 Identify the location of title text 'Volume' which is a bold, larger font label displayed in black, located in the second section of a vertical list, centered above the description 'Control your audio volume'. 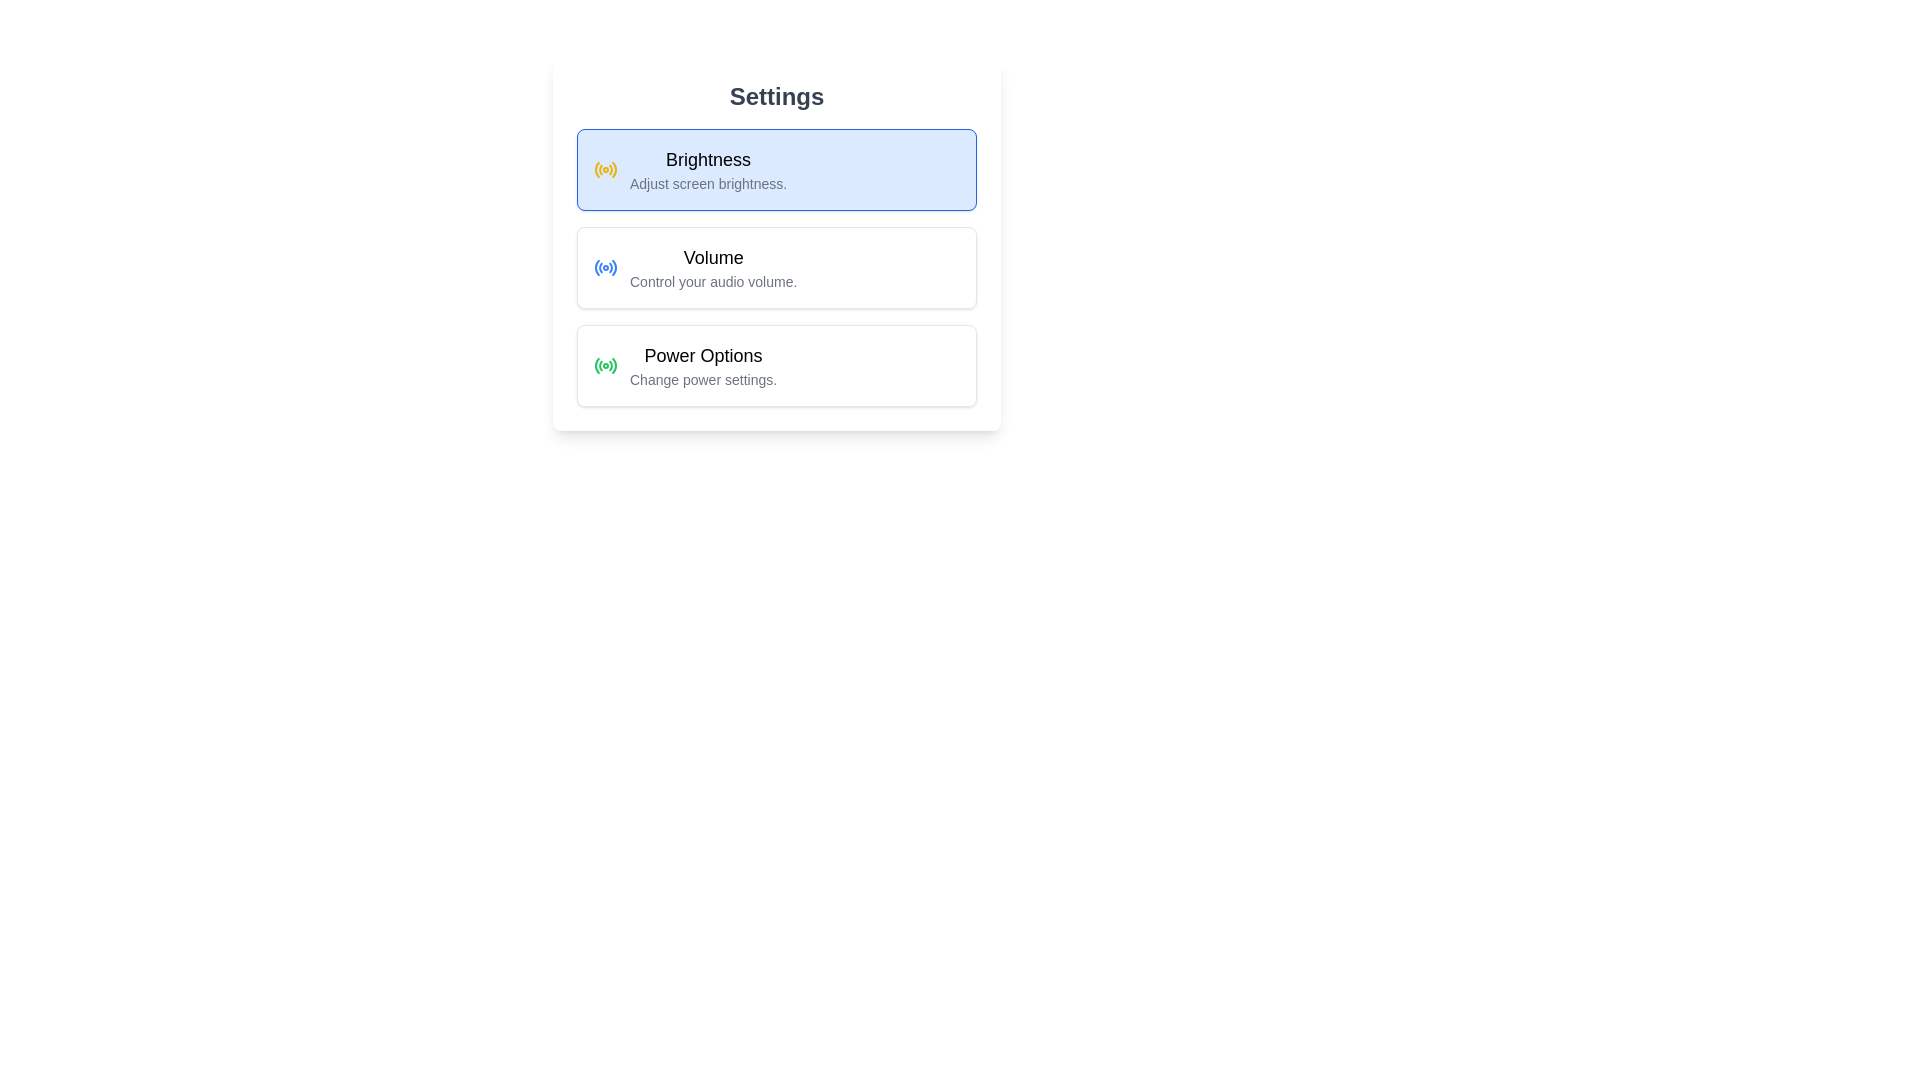
(713, 257).